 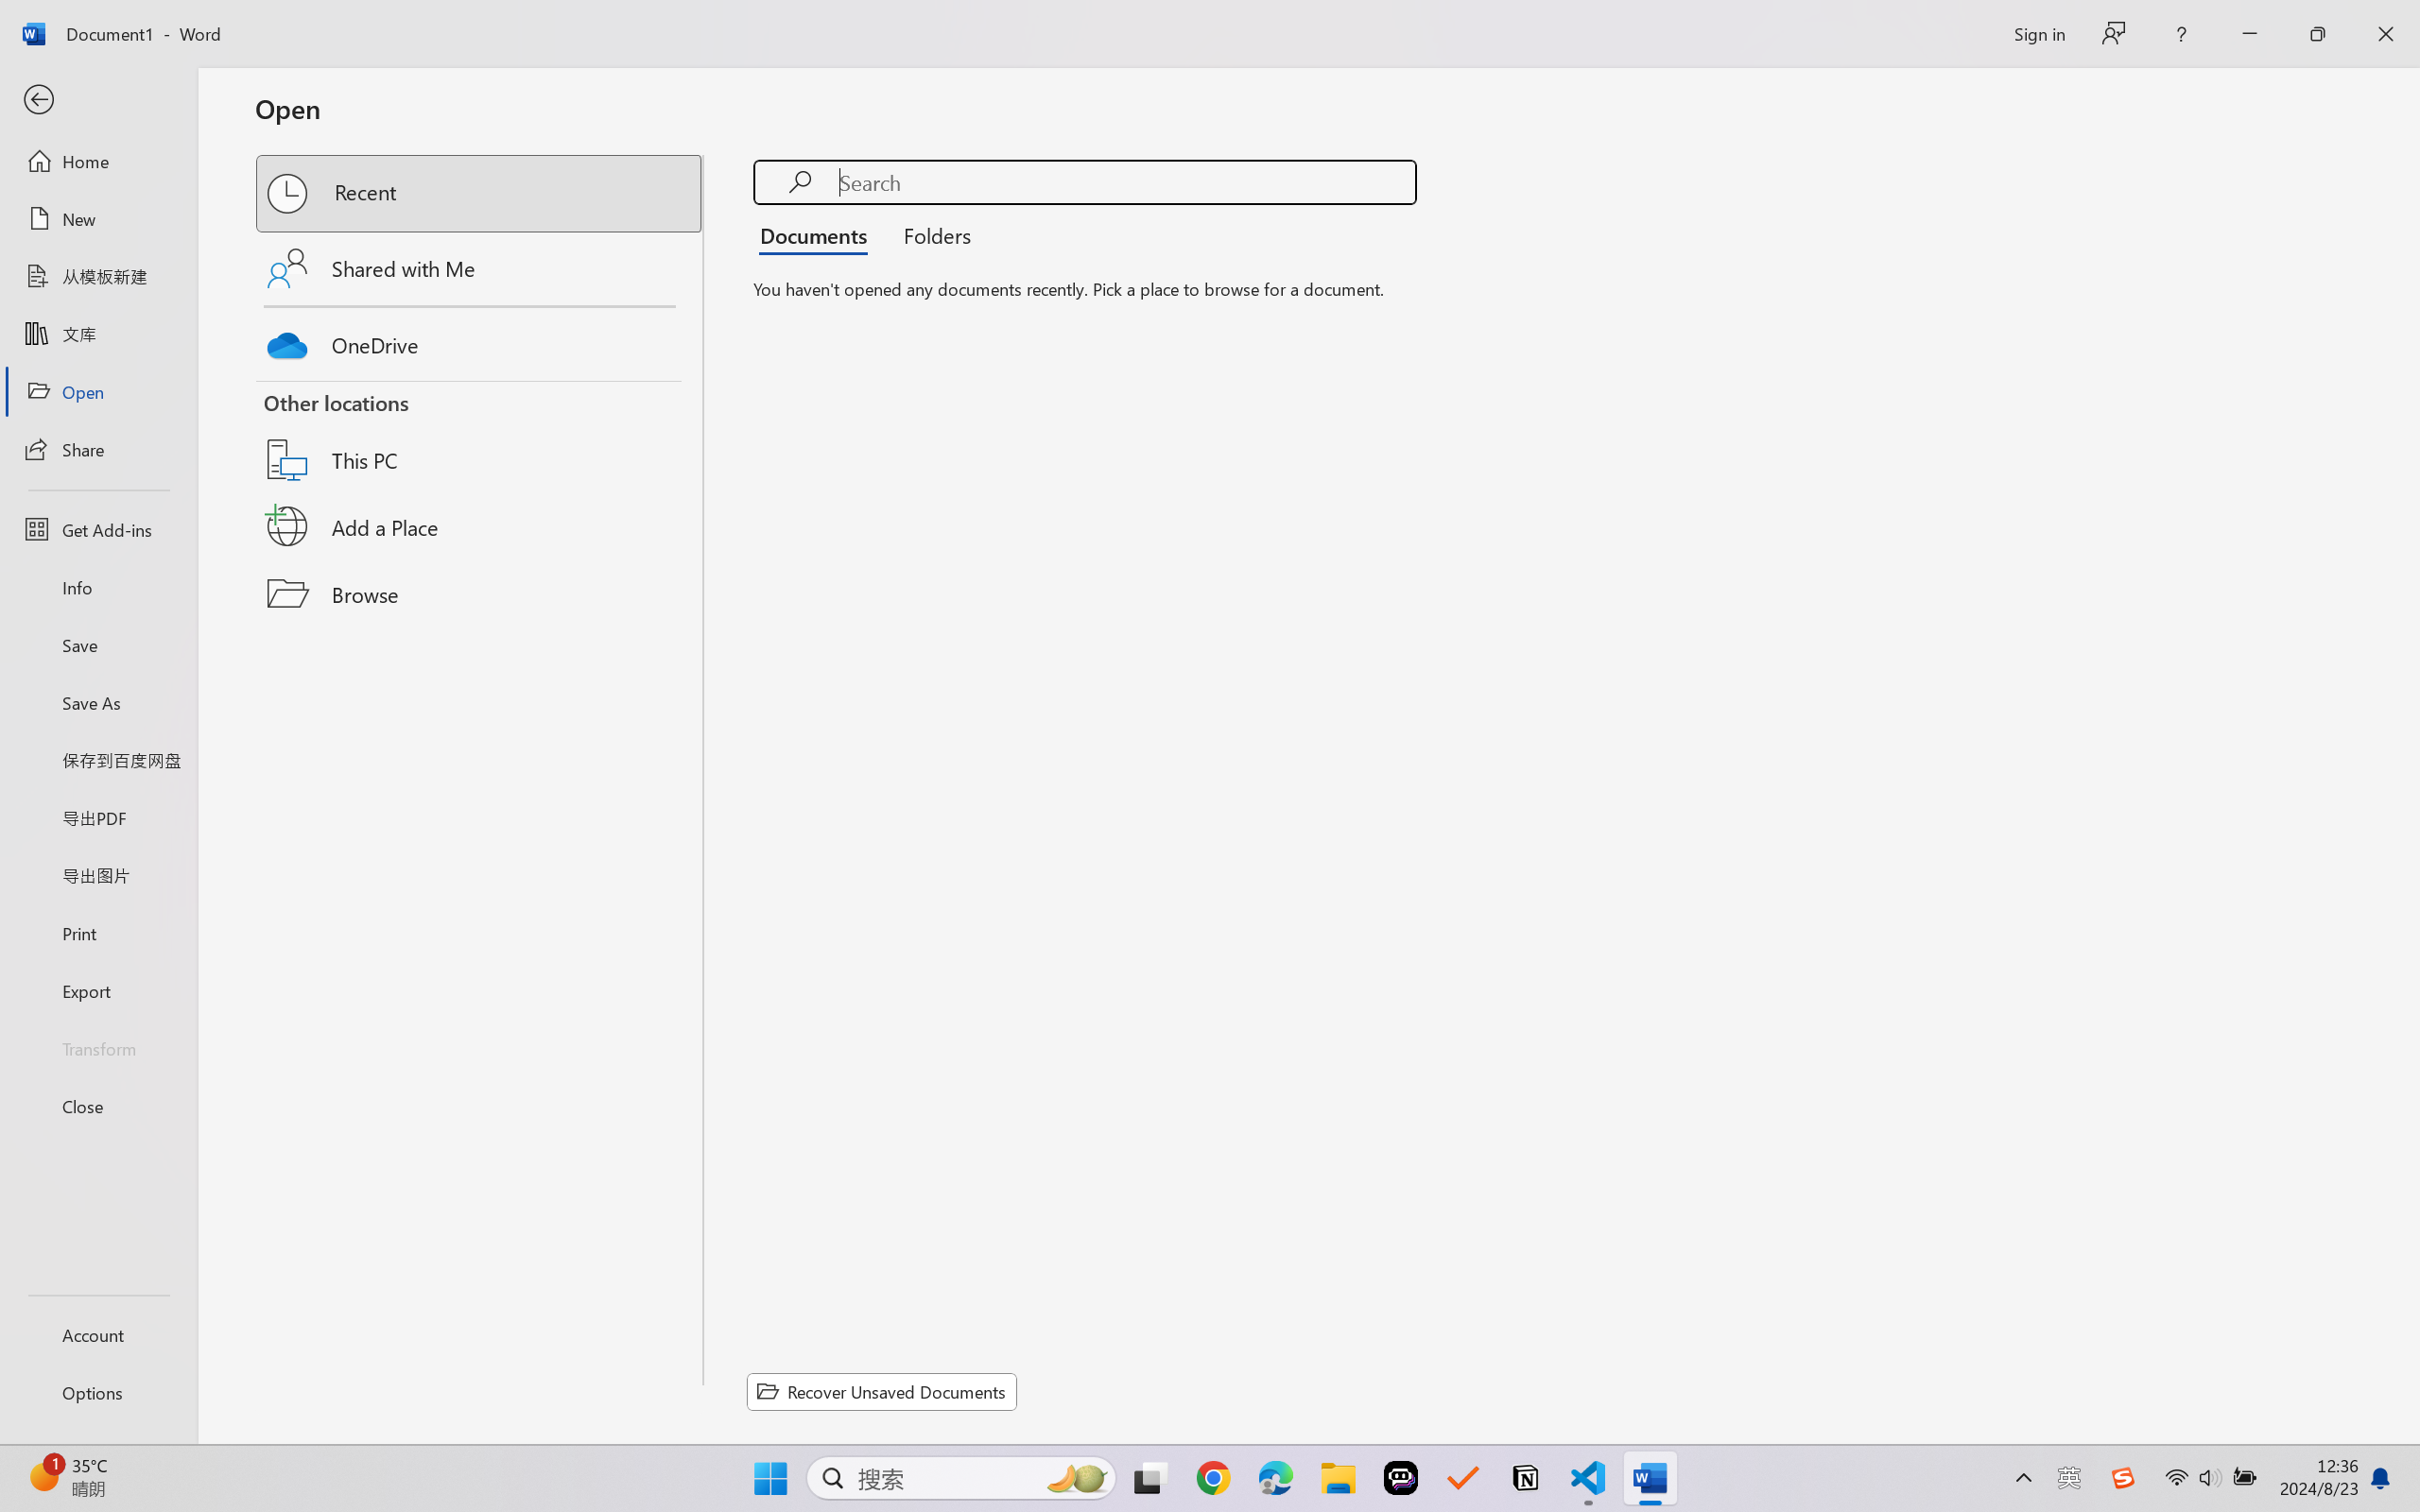 I want to click on 'Transform', so click(x=97, y=1046).